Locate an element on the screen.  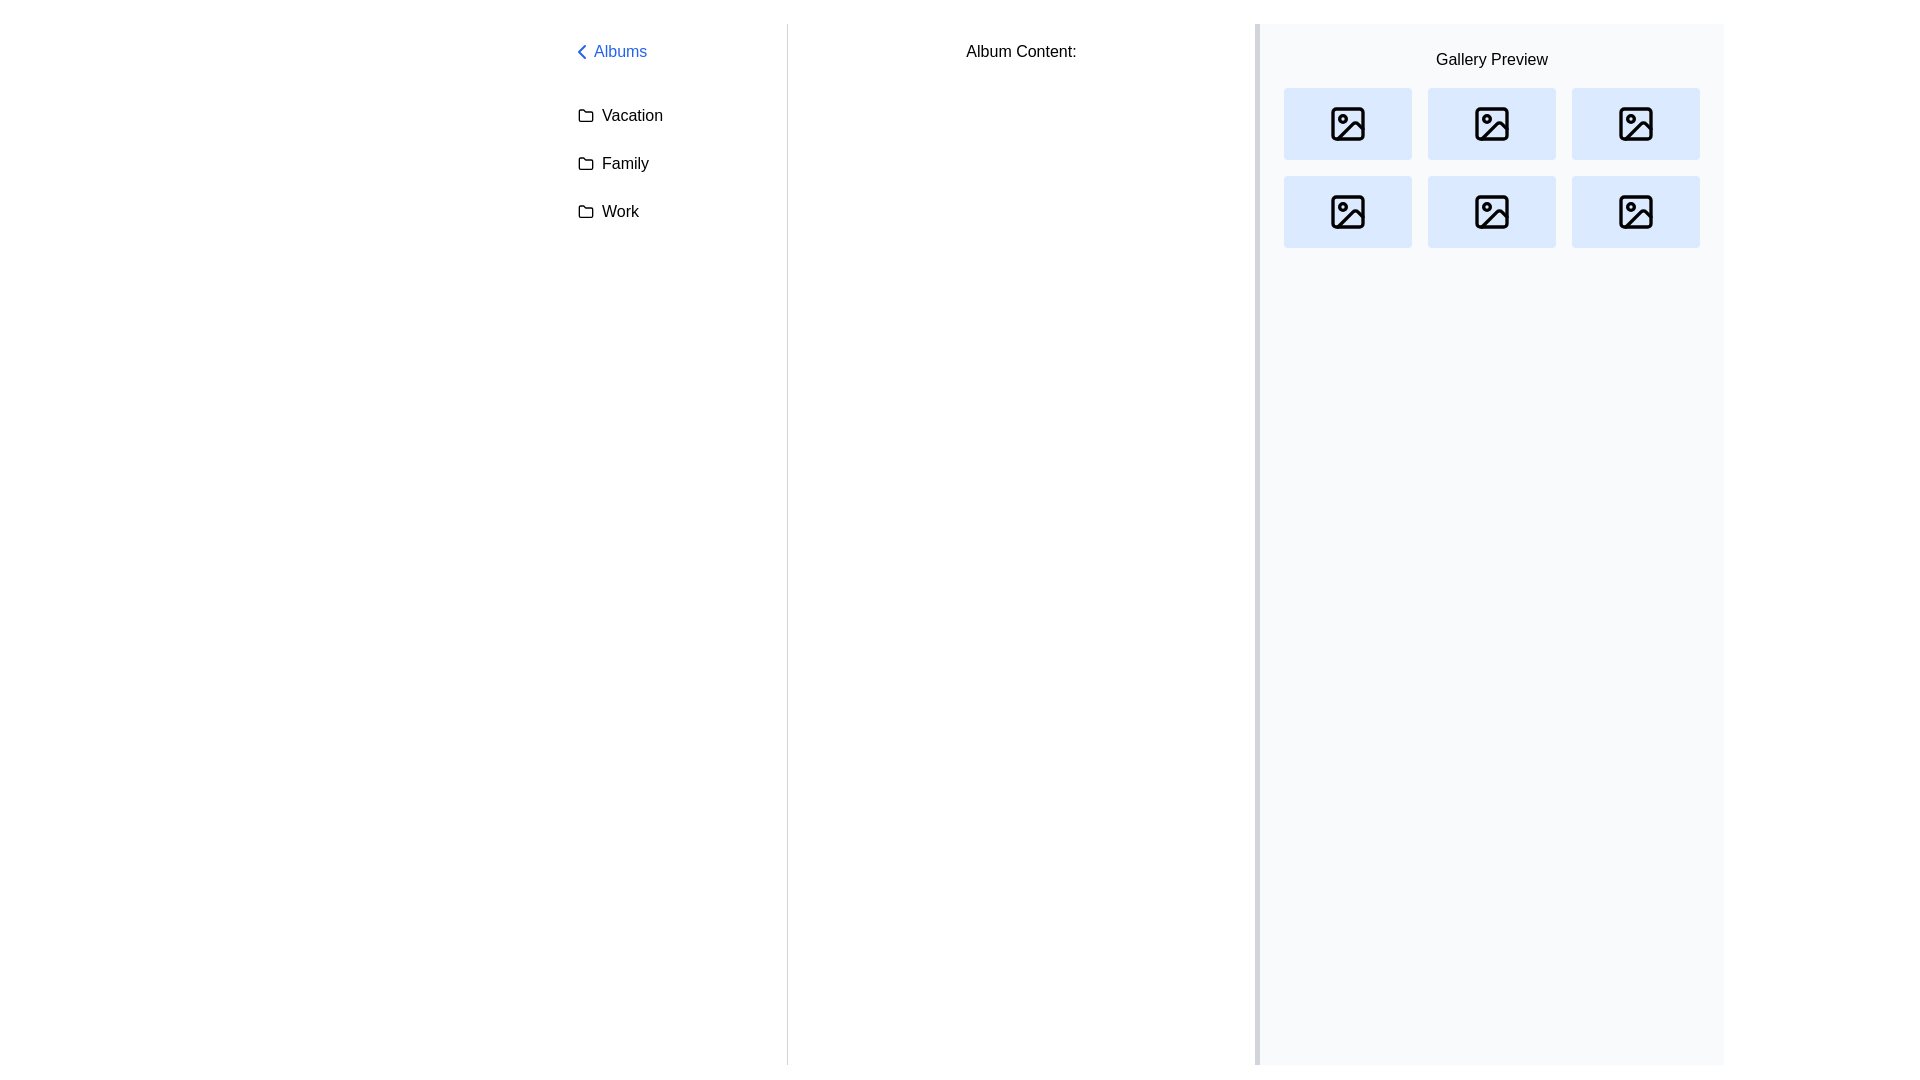
the leftward-pointing chevron icon, which is blue and located to the left of the 'Albums' label in the vertical navigation section is located at coordinates (580, 50).